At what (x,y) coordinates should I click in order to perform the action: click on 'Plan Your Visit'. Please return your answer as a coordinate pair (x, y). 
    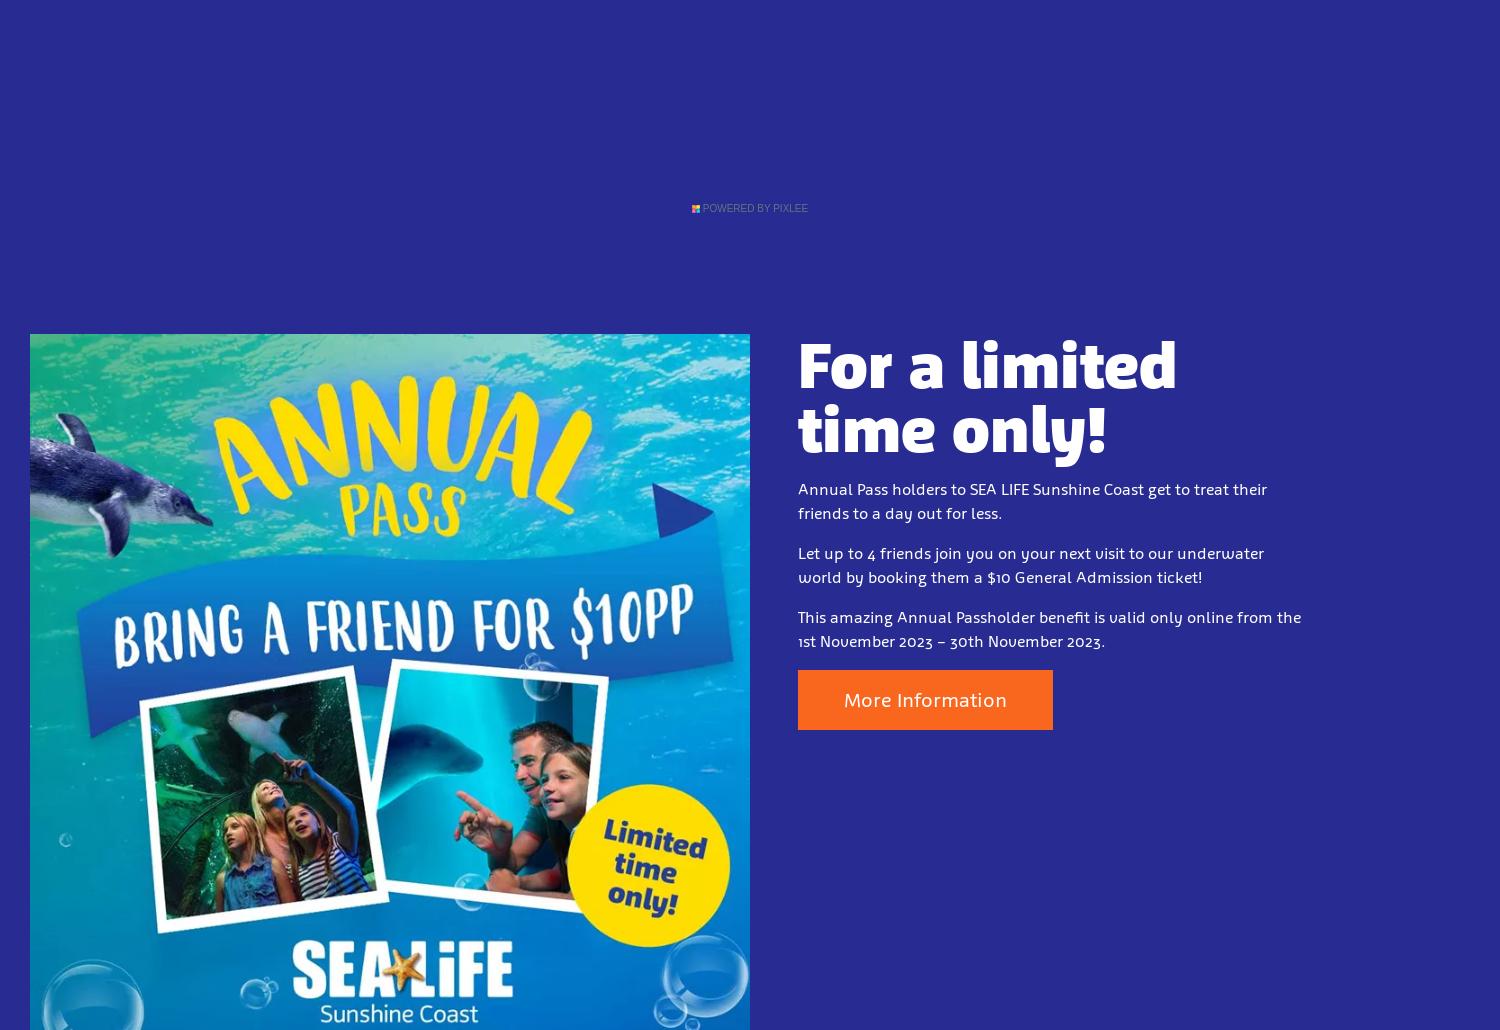
    Looking at the image, I should click on (575, 107).